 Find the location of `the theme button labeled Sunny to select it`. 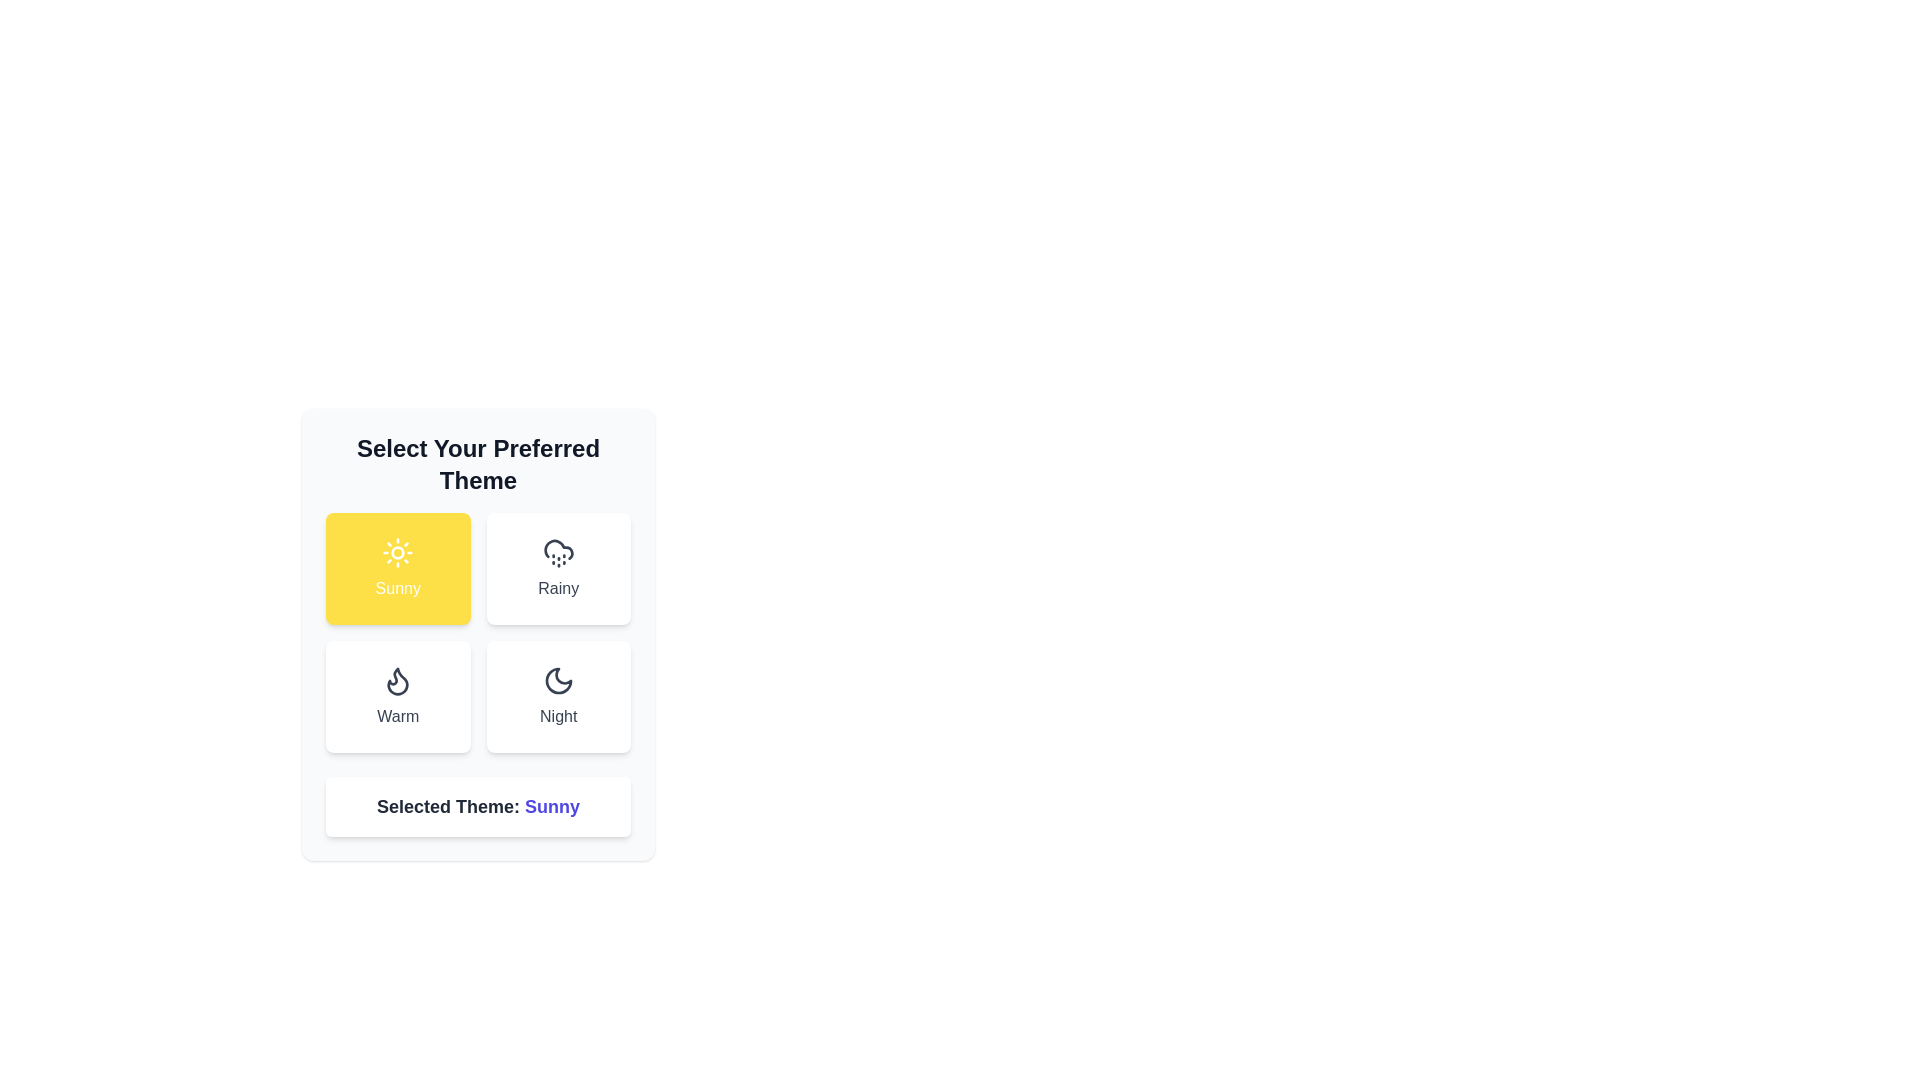

the theme button labeled Sunny to select it is located at coordinates (398, 569).